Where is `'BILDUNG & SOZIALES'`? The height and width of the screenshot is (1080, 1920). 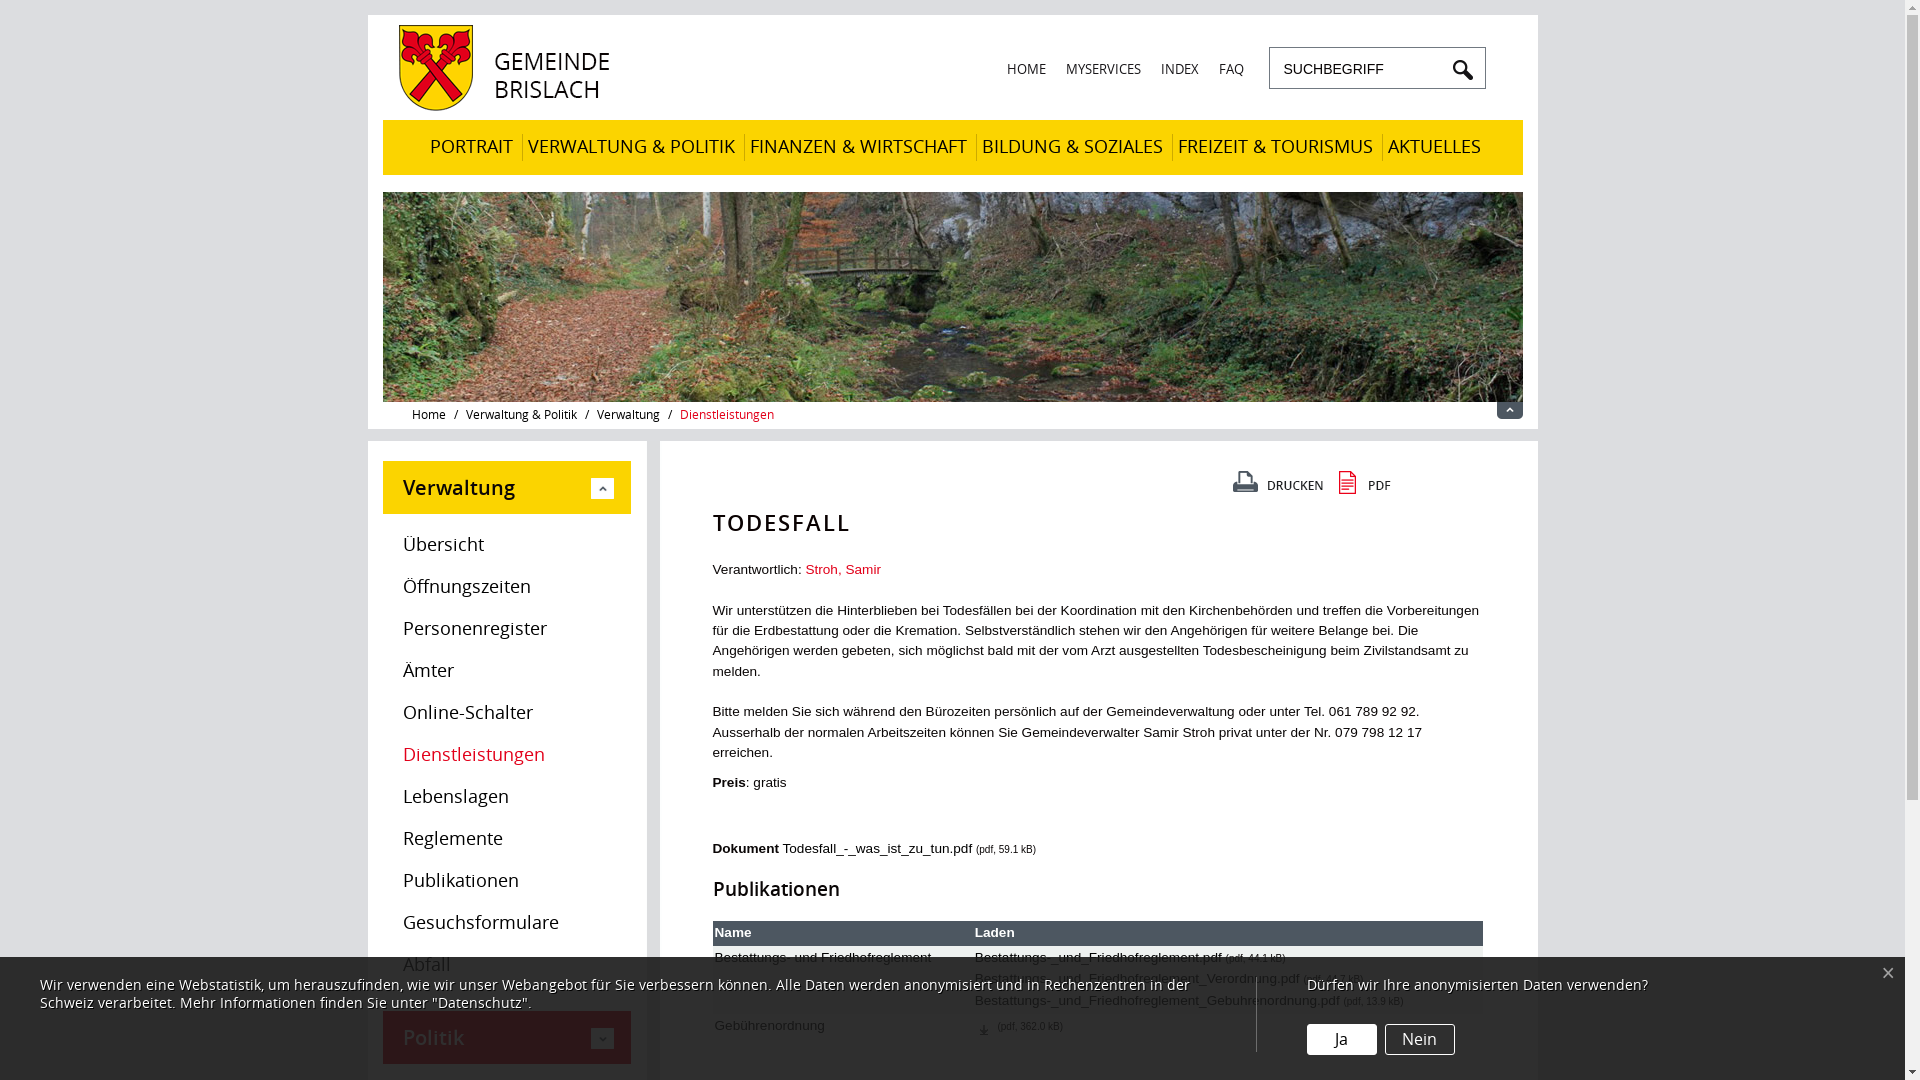
'BILDUNG & SOZIALES' is located at coordinates (1071, 146).